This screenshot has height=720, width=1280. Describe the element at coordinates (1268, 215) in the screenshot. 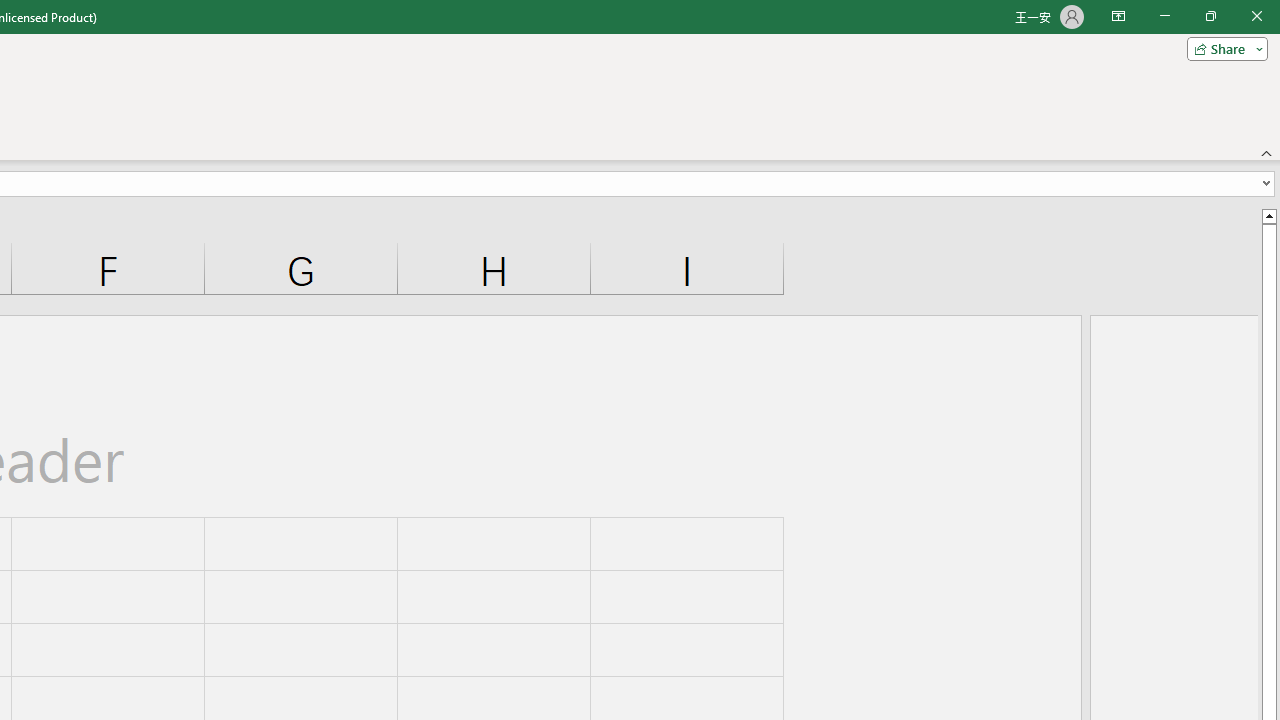

I see `'Line up'` at that location.